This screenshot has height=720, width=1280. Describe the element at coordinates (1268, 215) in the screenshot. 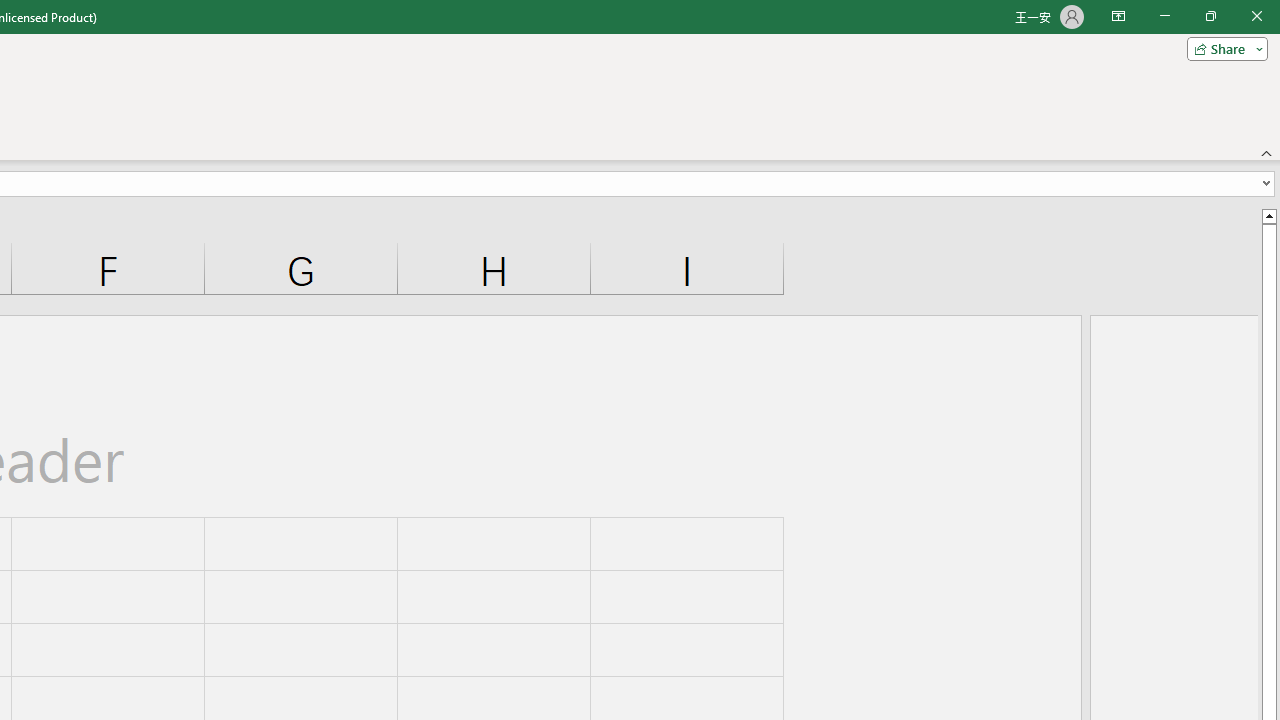

I see `'Line up'` at that location.